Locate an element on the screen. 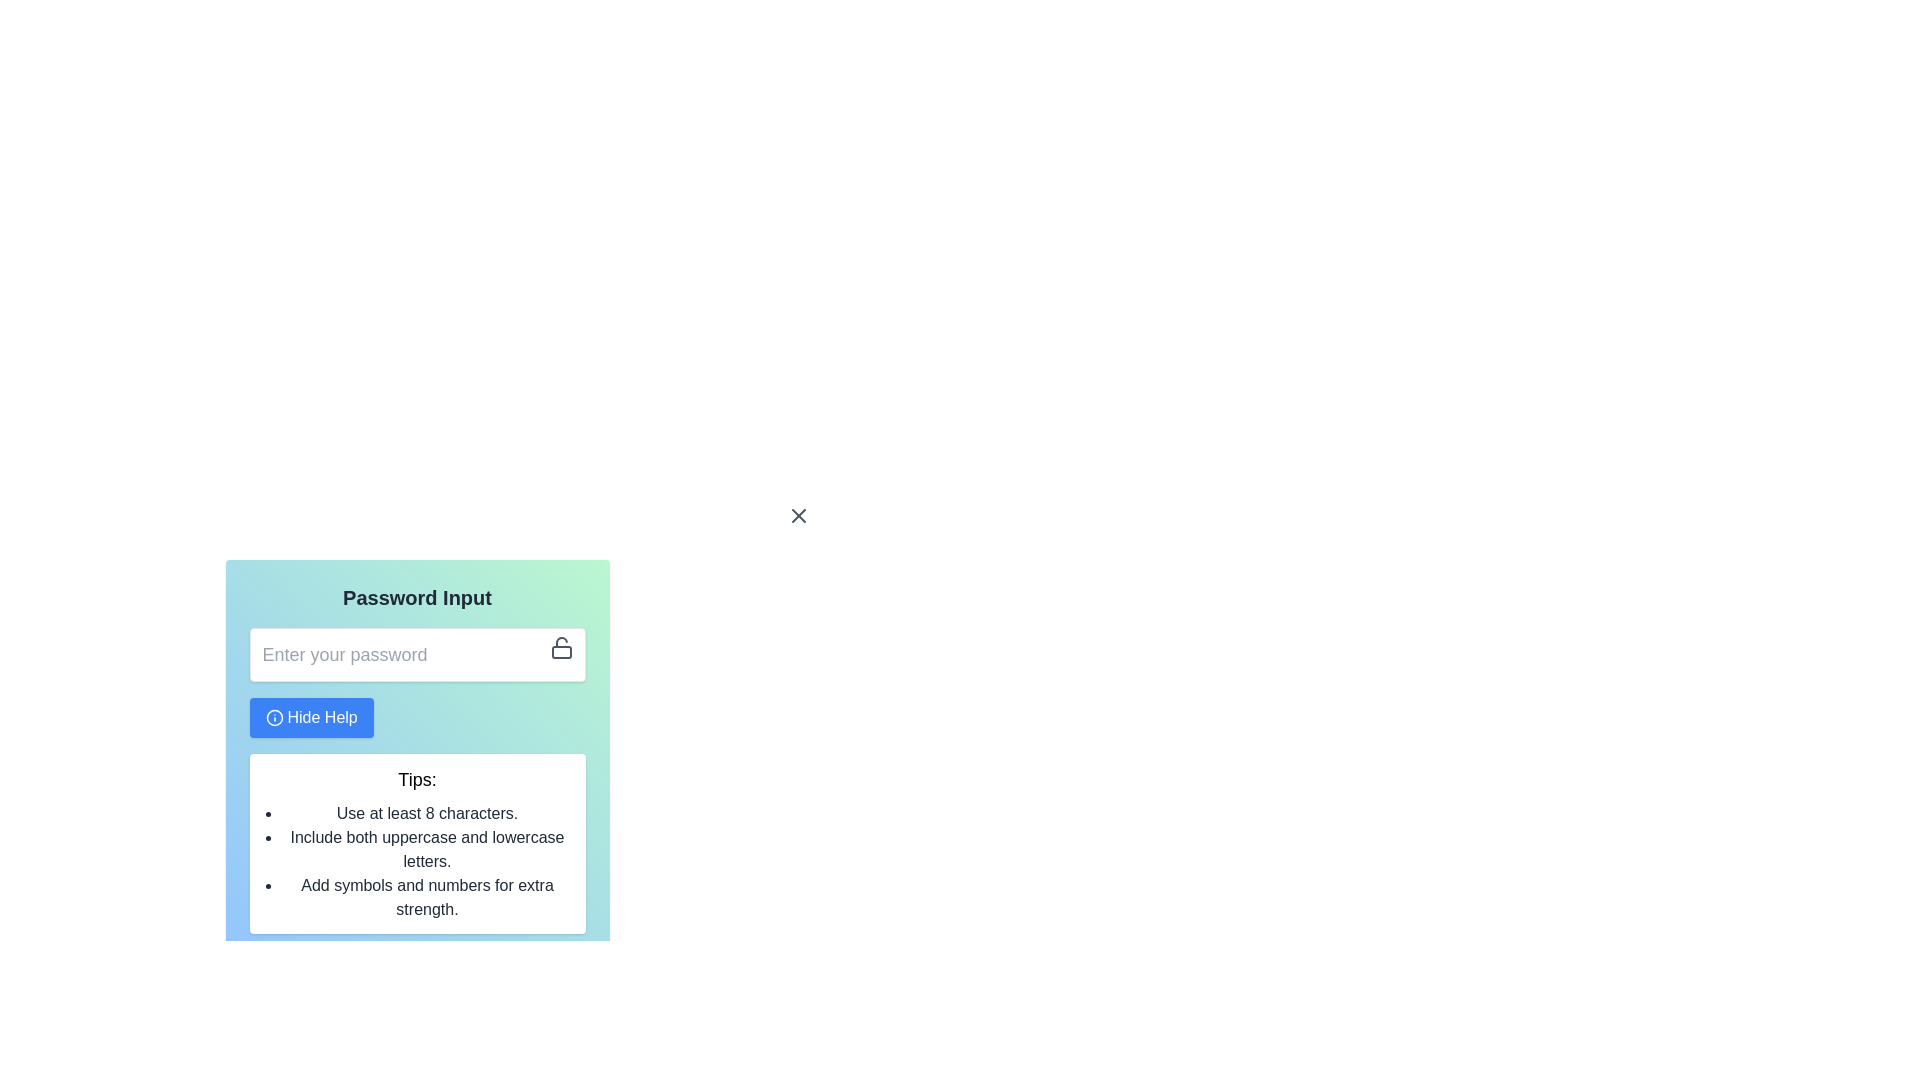  the lower rectangular part of the lock icon, which symbolizes security and is positioned to the right of the password input field is located at coordinates (560, 652).